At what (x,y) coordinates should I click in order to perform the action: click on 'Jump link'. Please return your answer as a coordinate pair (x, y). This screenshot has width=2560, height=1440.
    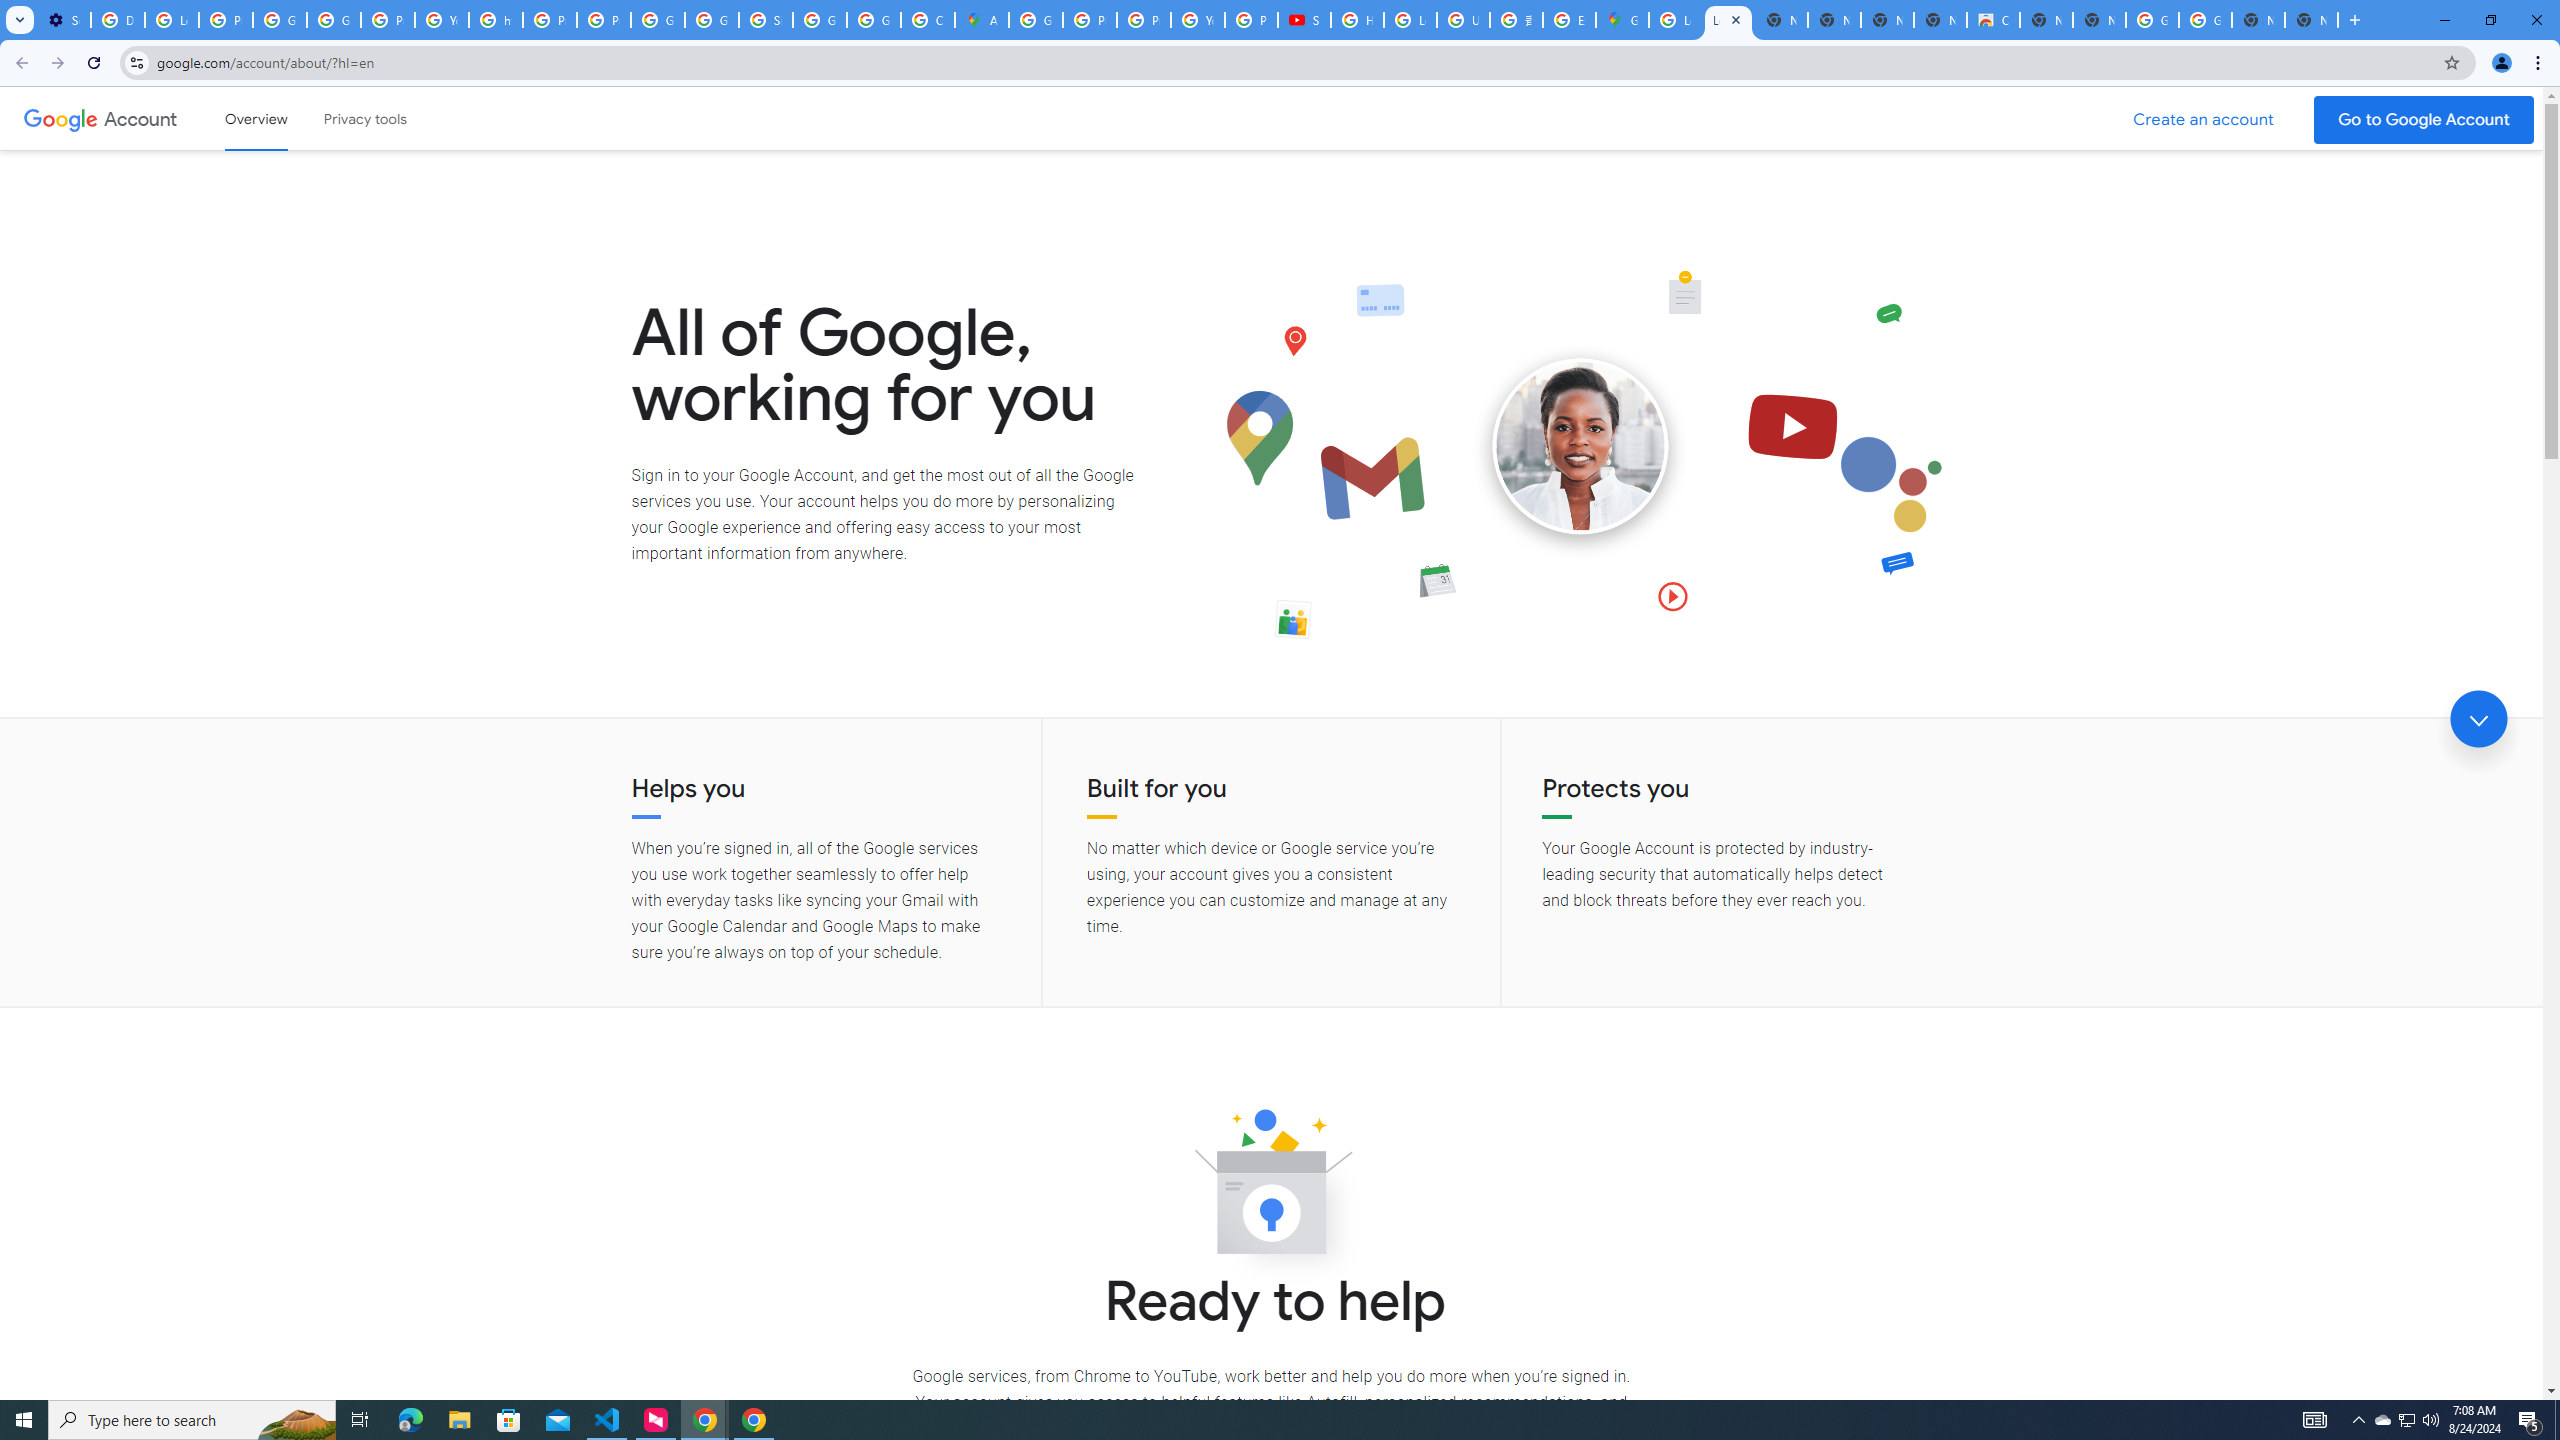
    Looking at the image, I should click on (2478, 719).